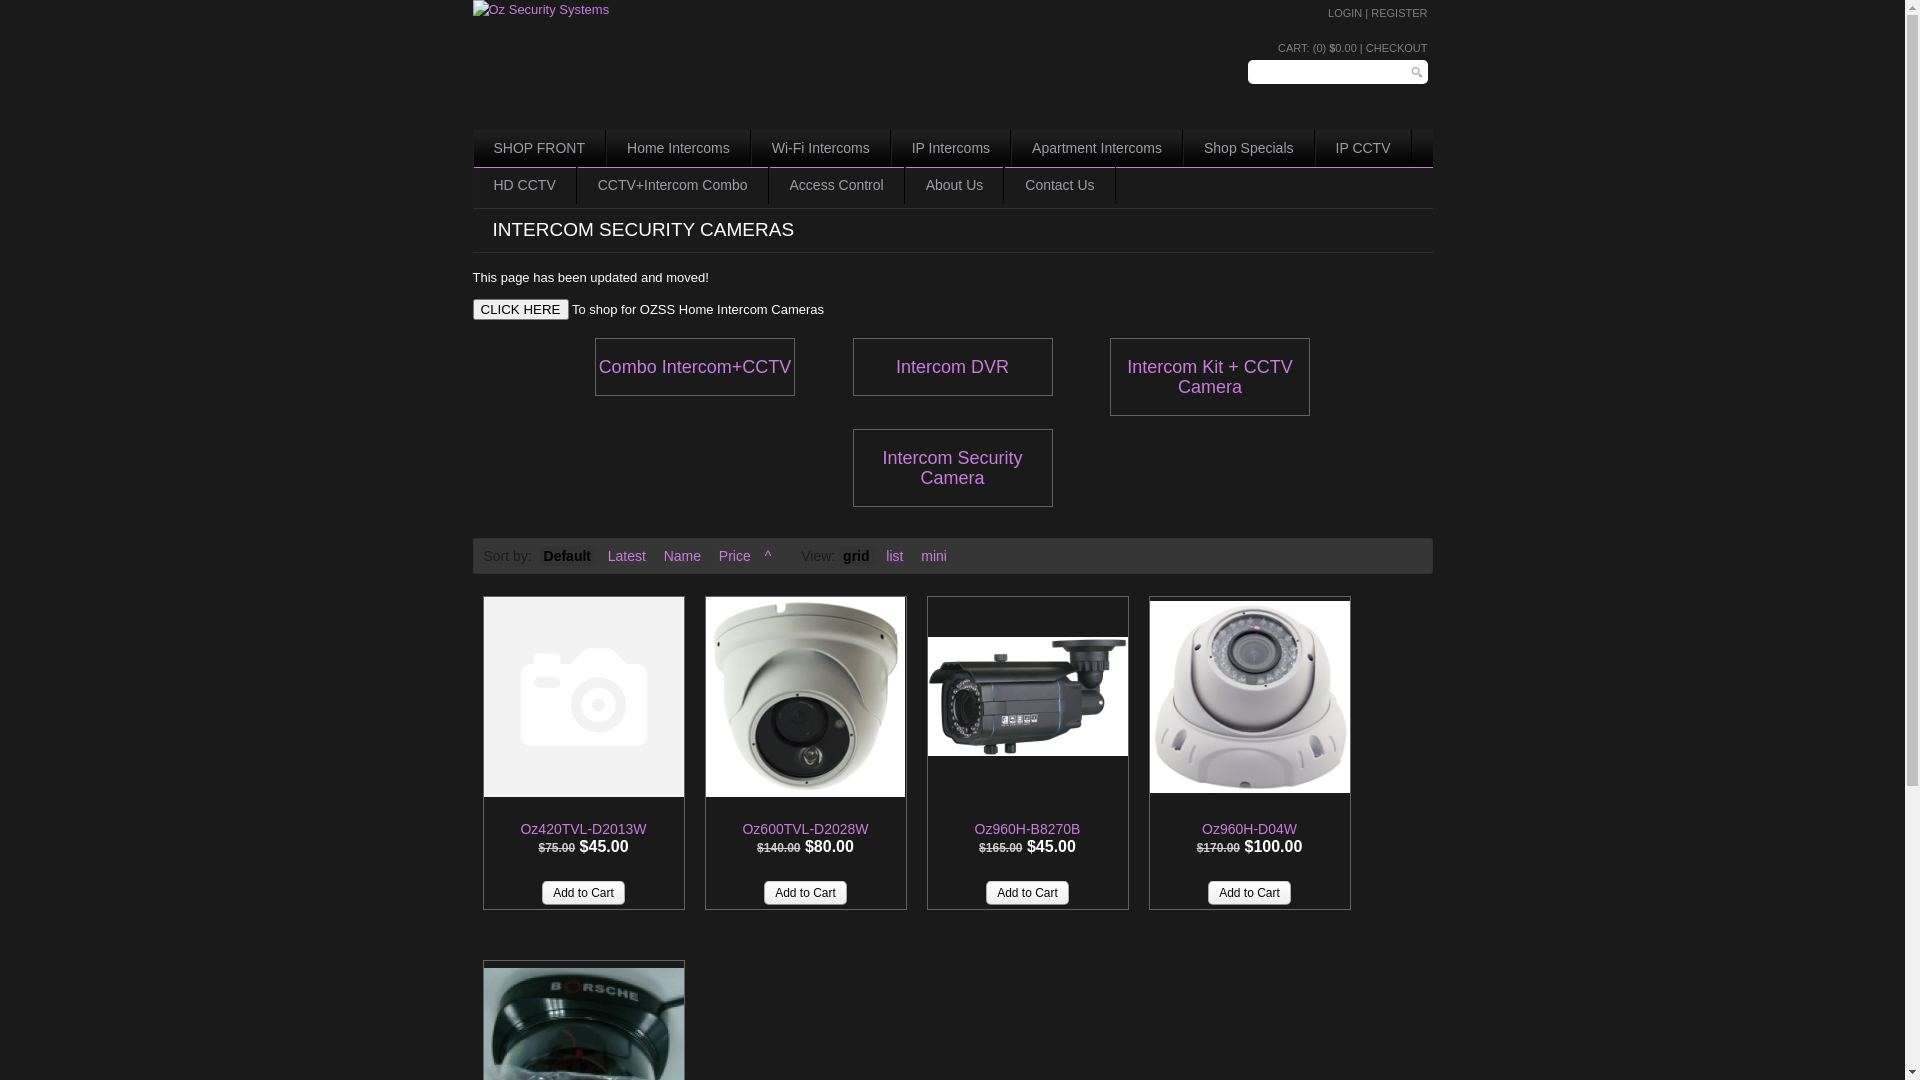  I want to click on 'REGISTER', so click(1397, 12).